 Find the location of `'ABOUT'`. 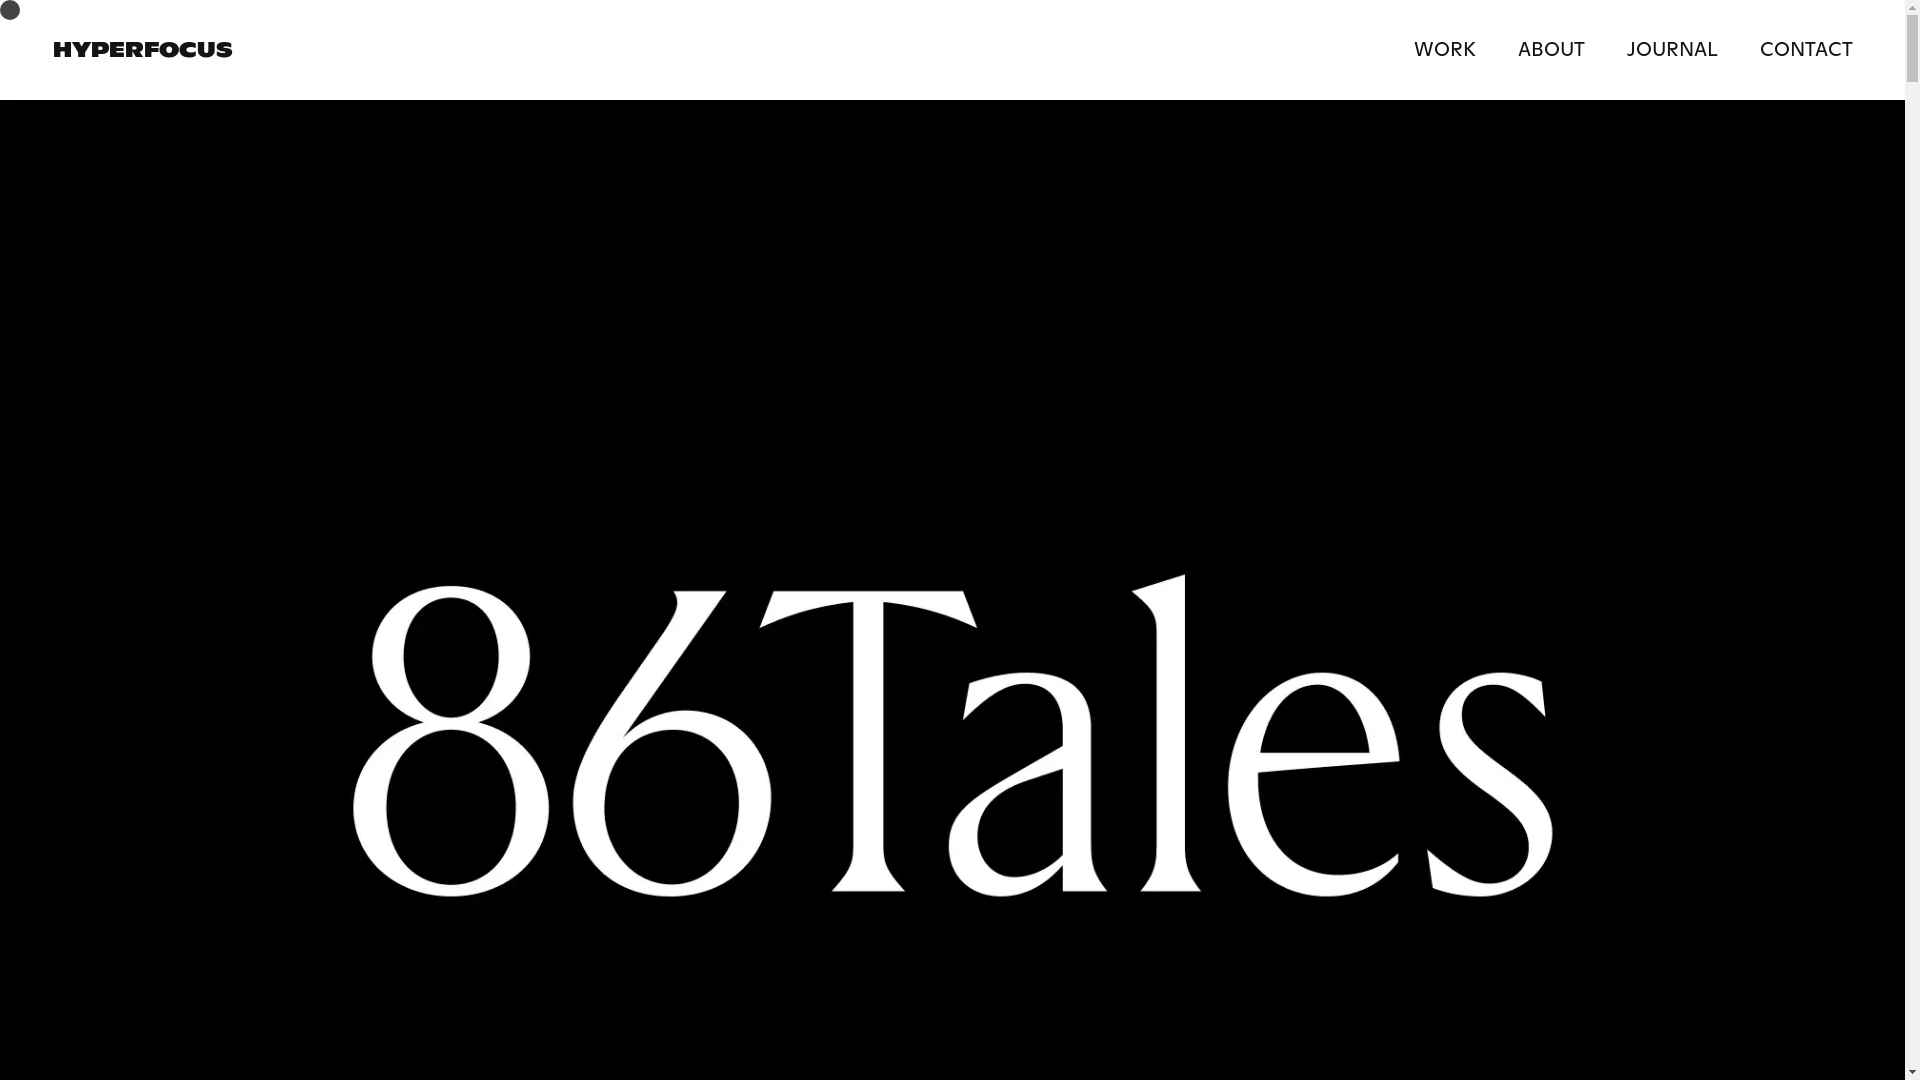

'ABOUT' is located at coordinates (1549, 49).